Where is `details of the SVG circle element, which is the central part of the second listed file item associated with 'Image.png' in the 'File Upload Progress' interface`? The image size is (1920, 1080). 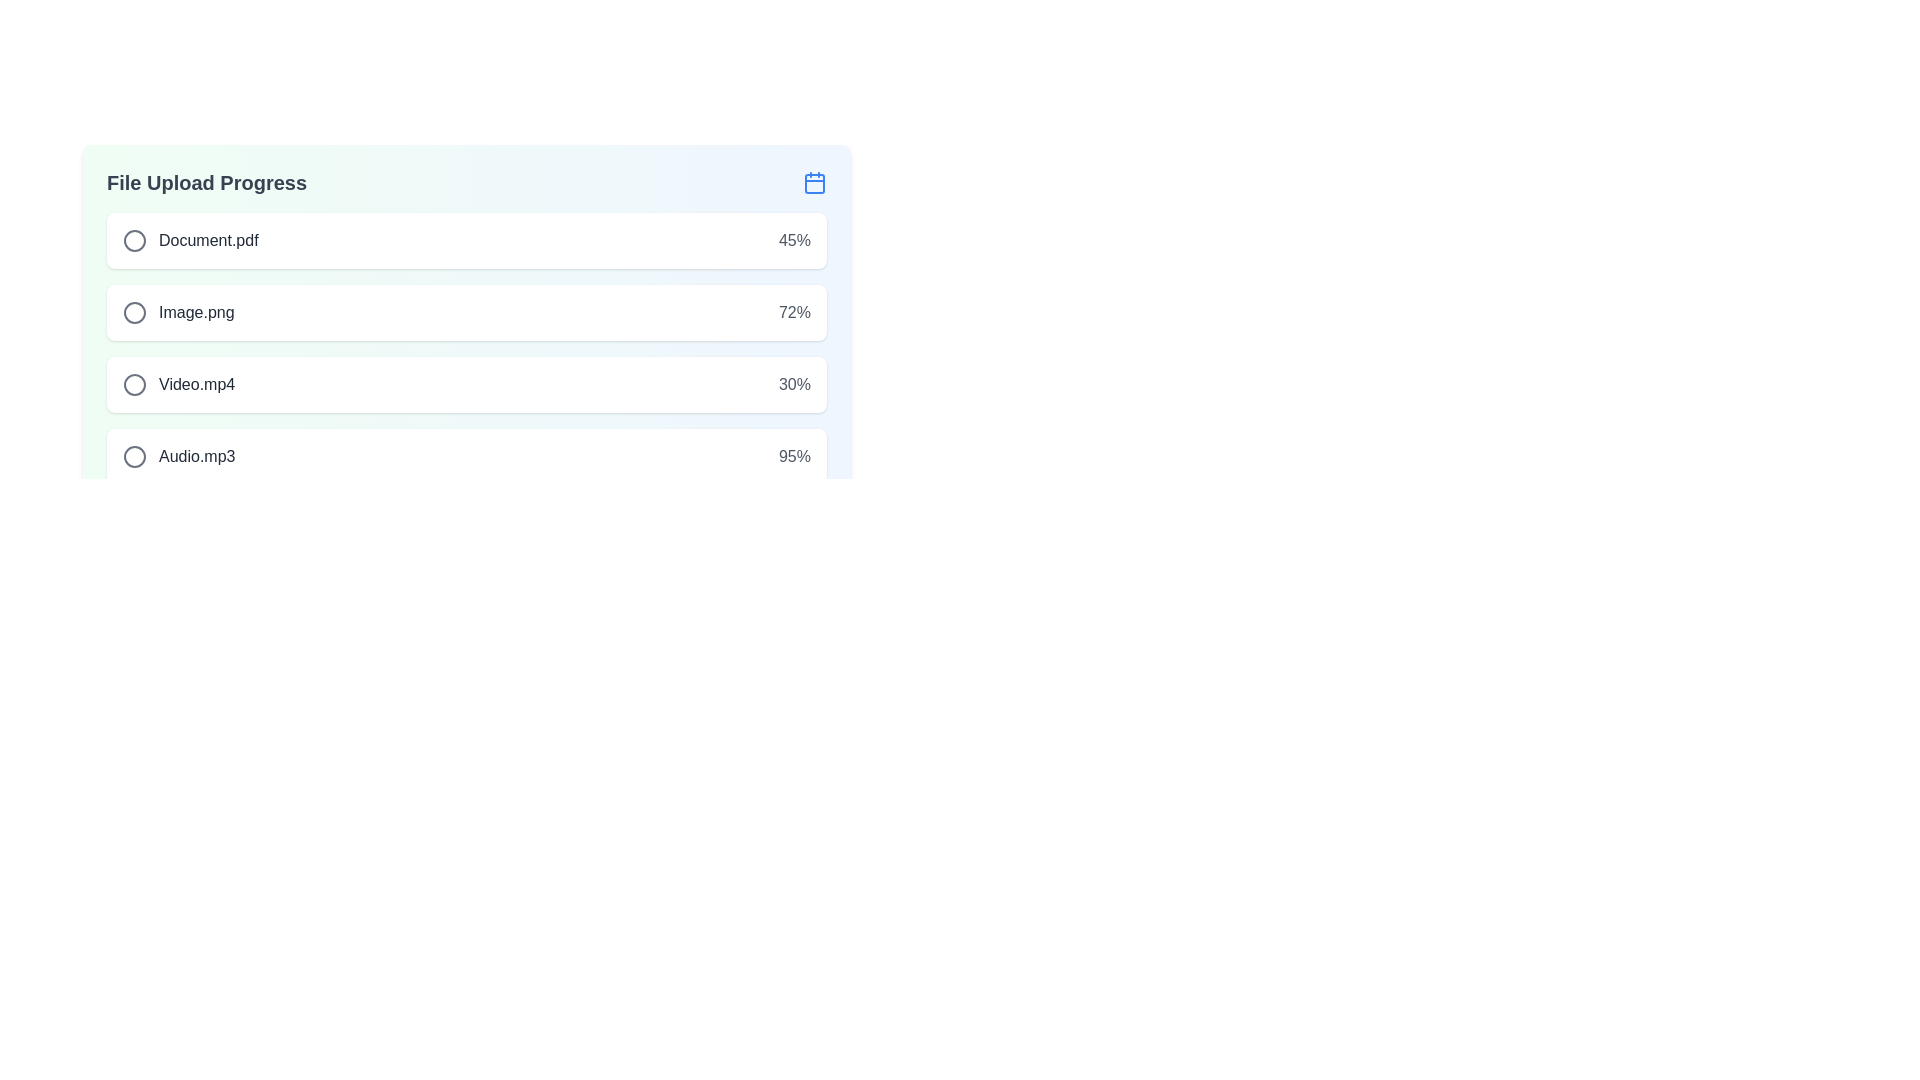 details of the SVG circle element, which is the central part of the second listed file item associated with 'Image.png' in the 'File Upload Progress' interface is located at coordinates (133, 312).